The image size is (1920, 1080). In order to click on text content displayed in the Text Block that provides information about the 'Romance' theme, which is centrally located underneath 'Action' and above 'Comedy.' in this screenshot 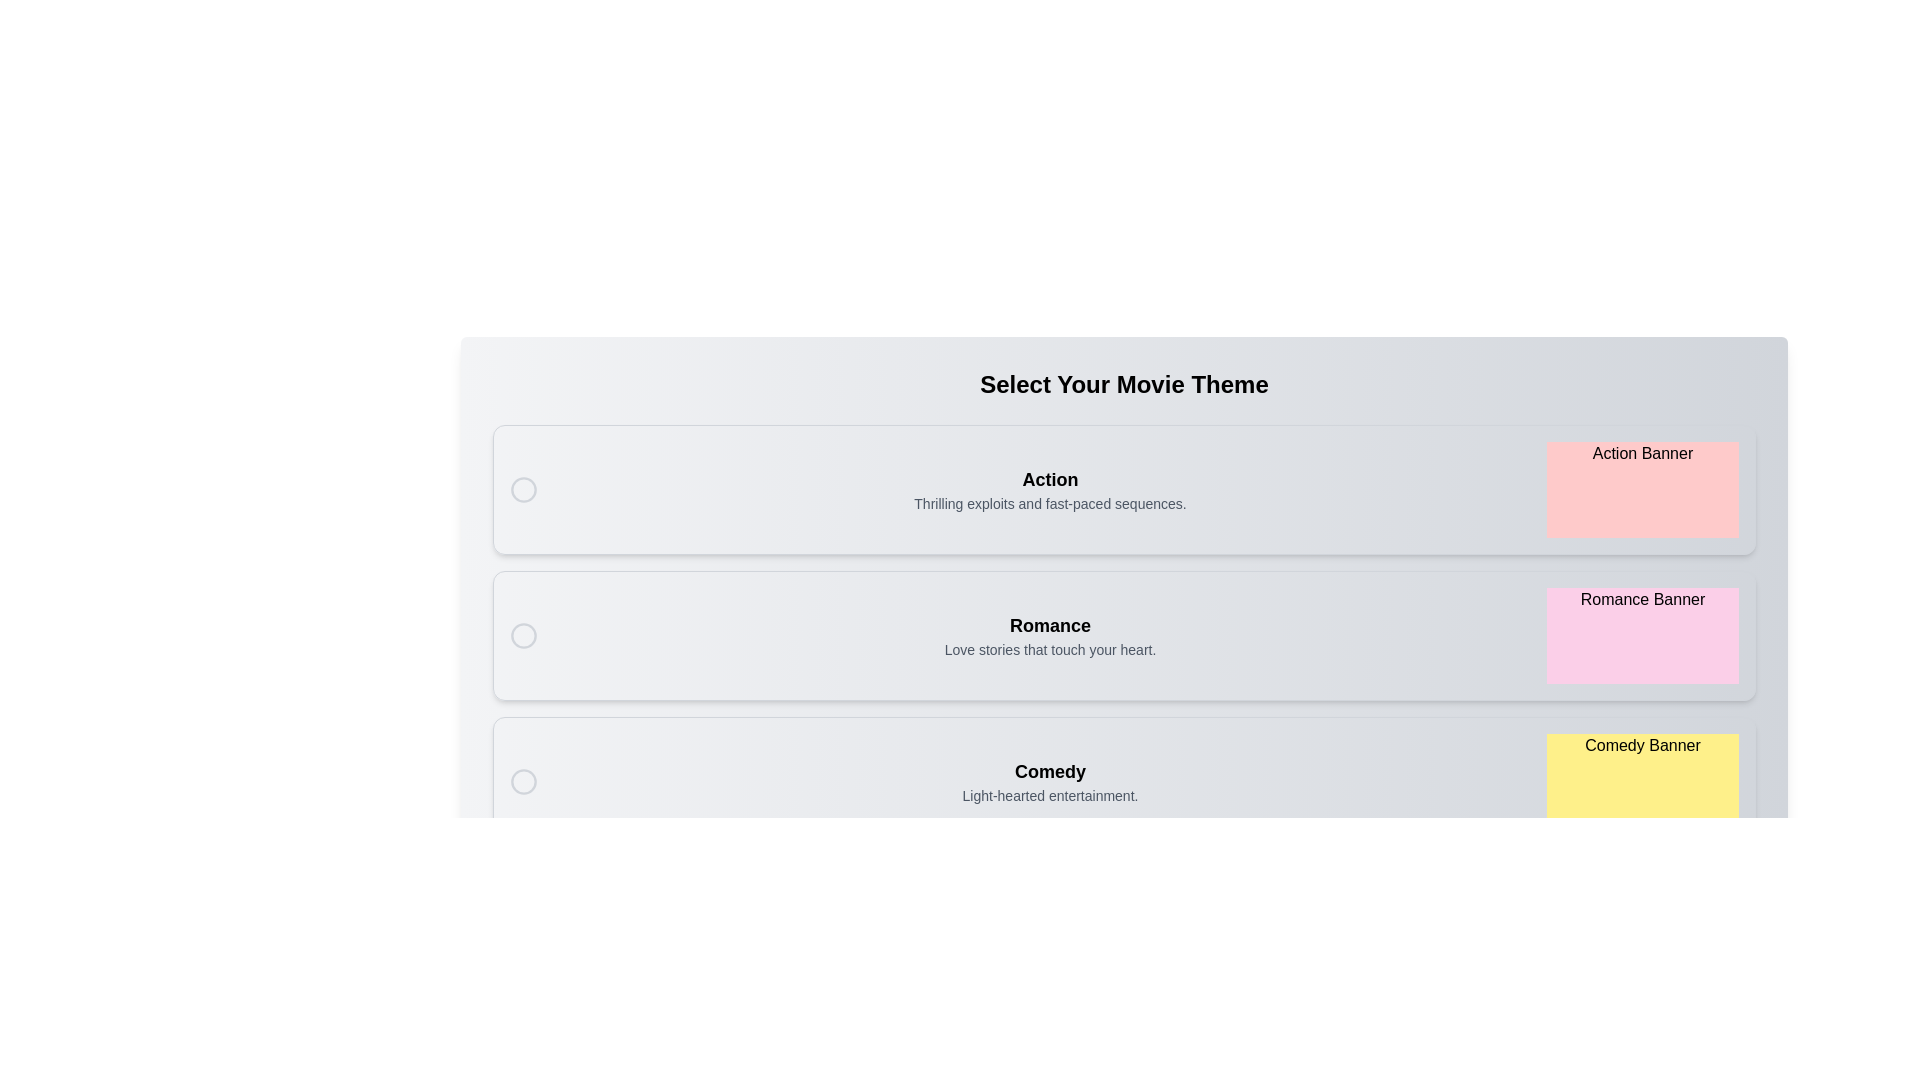, I will do `click(1049, 636)`.